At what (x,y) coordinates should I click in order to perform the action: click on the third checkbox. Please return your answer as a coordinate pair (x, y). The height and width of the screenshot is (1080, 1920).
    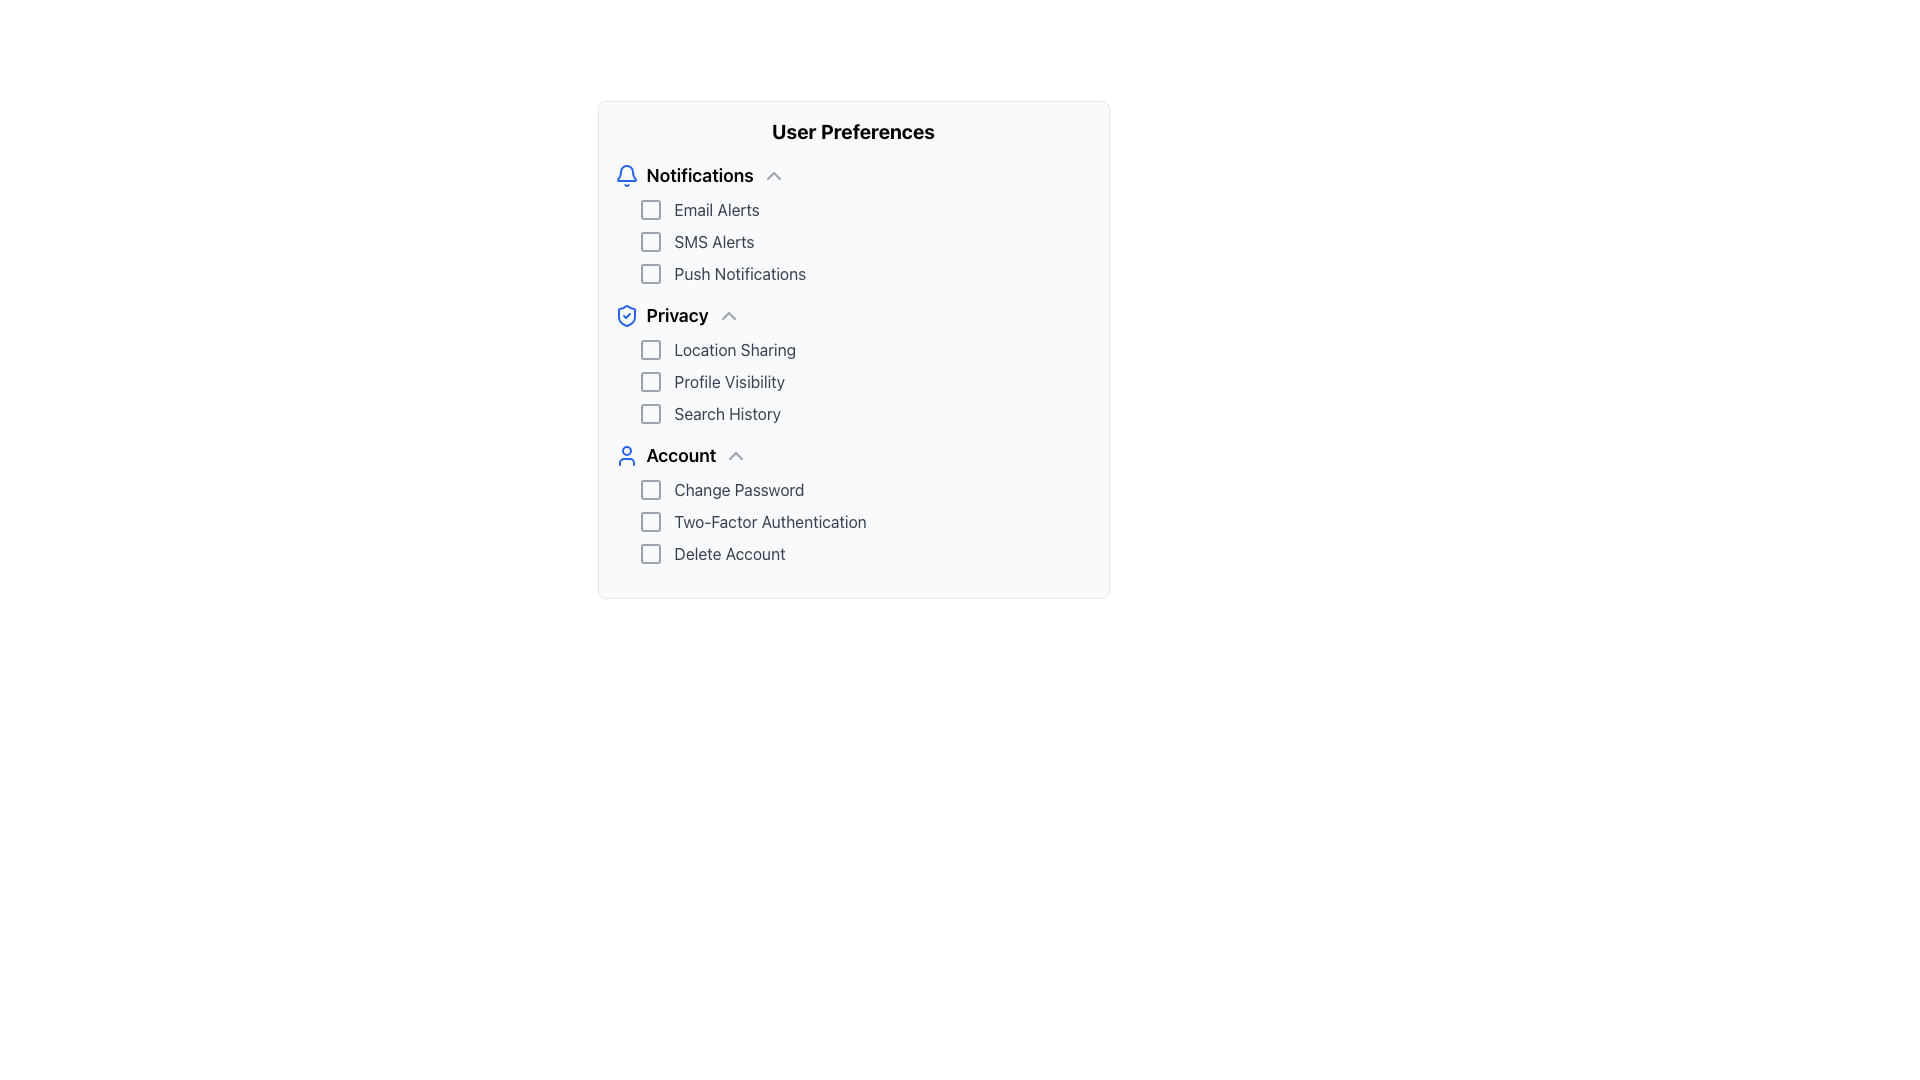
    Looking at the image, I should click on (650, 412).